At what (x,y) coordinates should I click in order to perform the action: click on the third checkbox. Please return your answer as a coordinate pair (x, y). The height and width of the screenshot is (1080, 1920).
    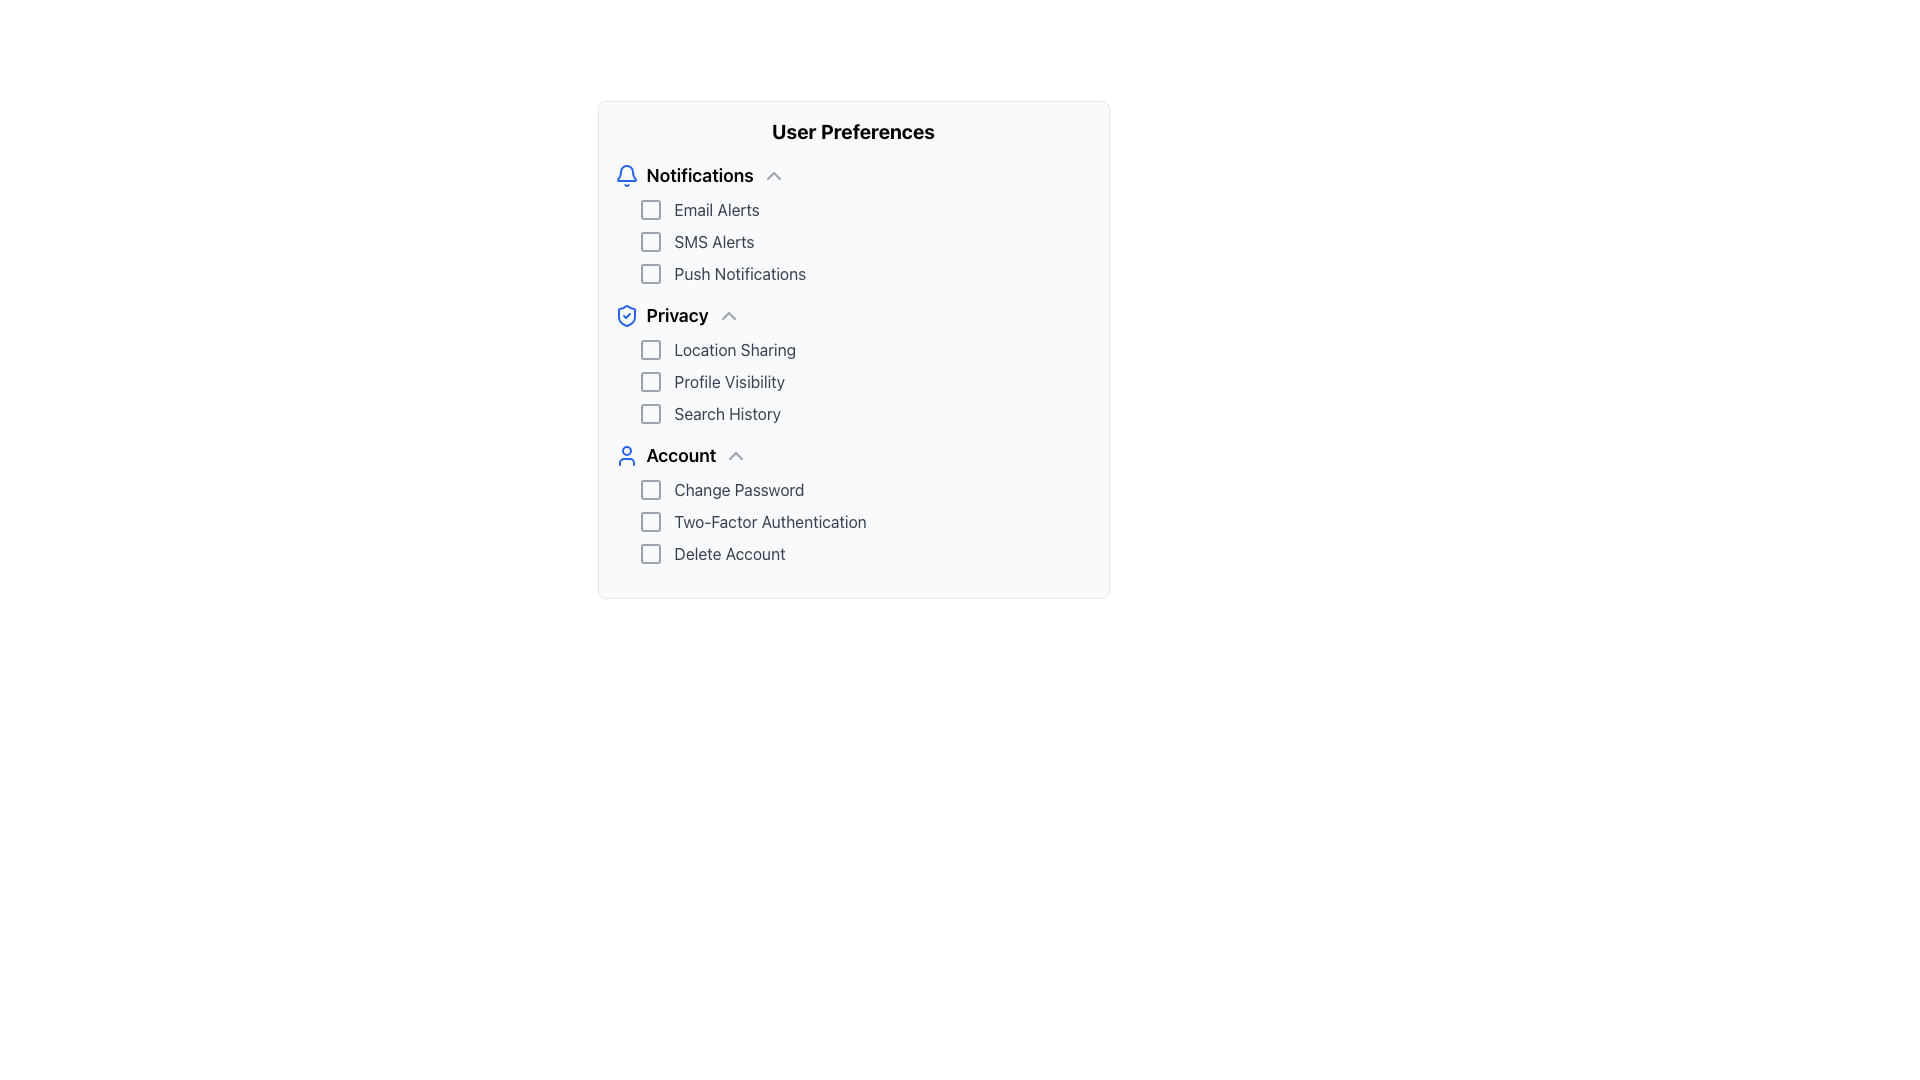
    Looking at the image, I should click on (650, 412).